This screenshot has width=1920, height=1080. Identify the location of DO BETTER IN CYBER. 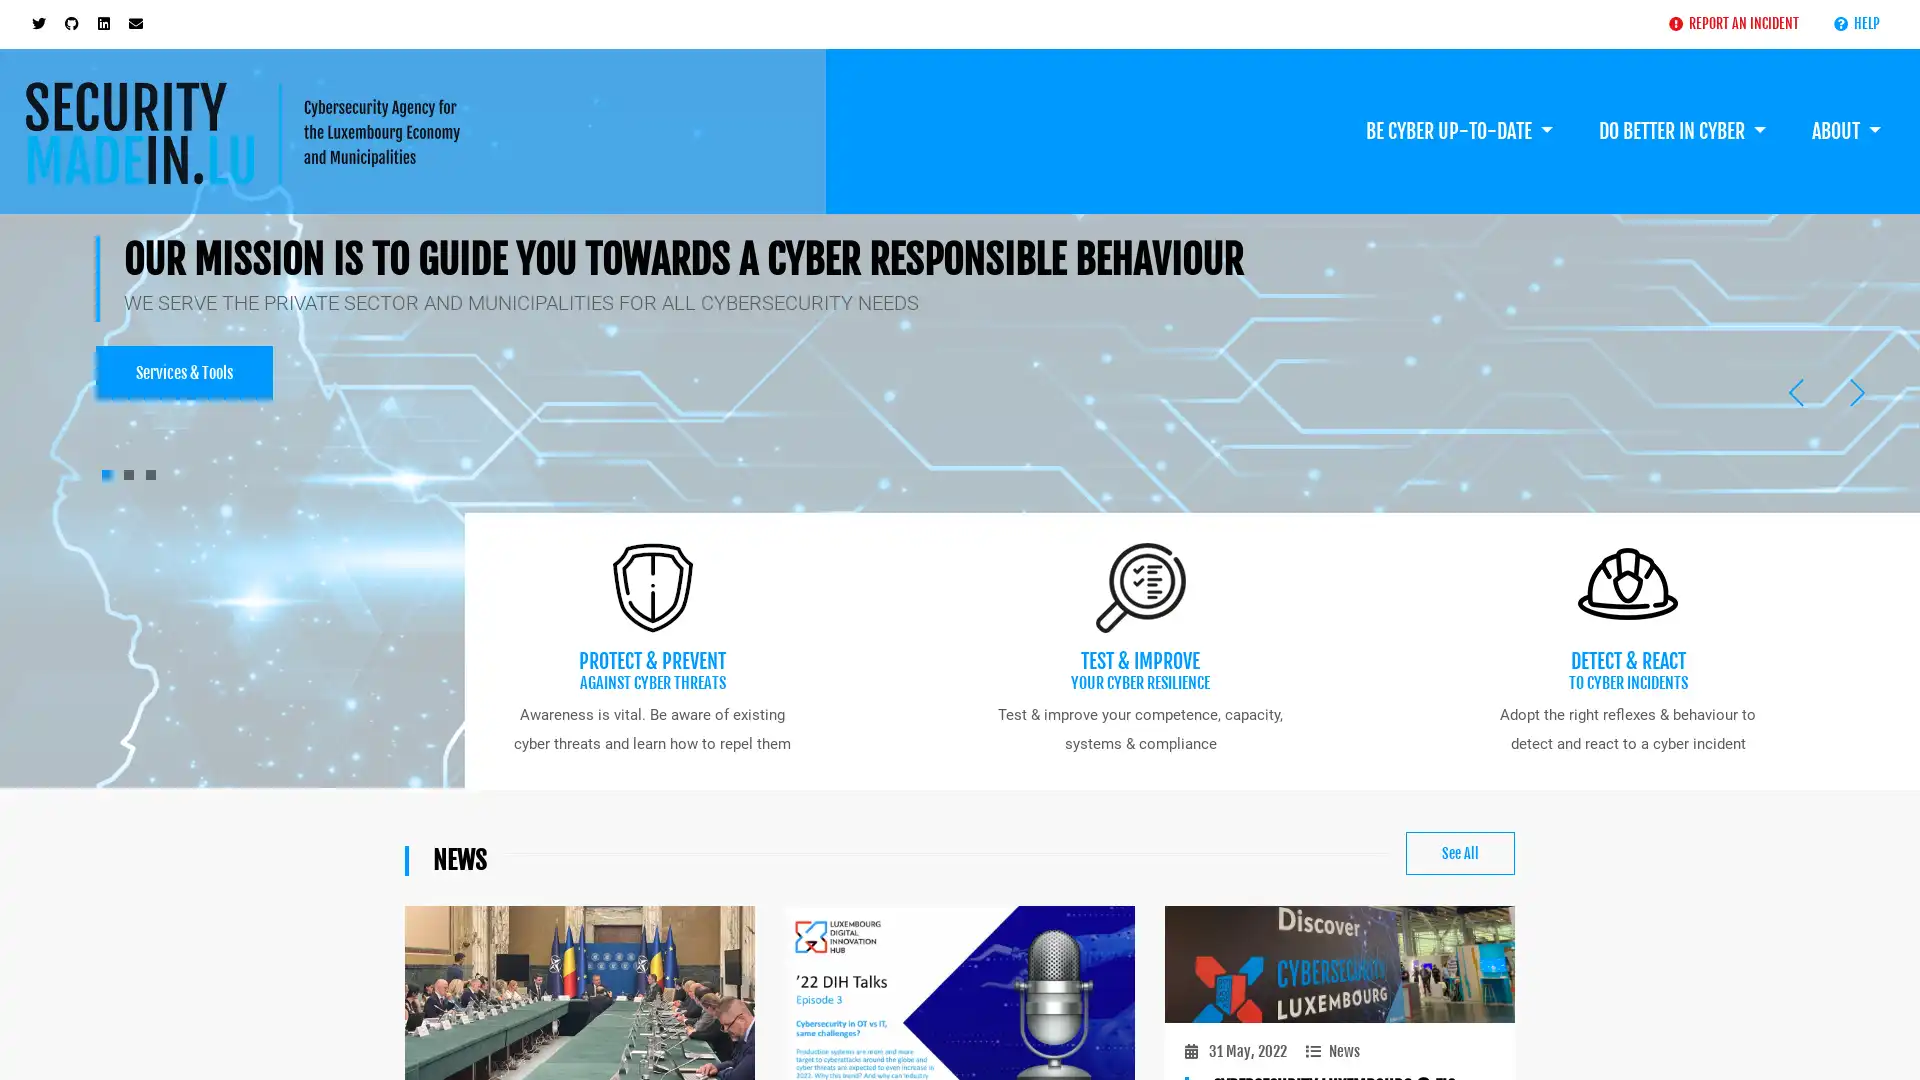
(1680, 108).